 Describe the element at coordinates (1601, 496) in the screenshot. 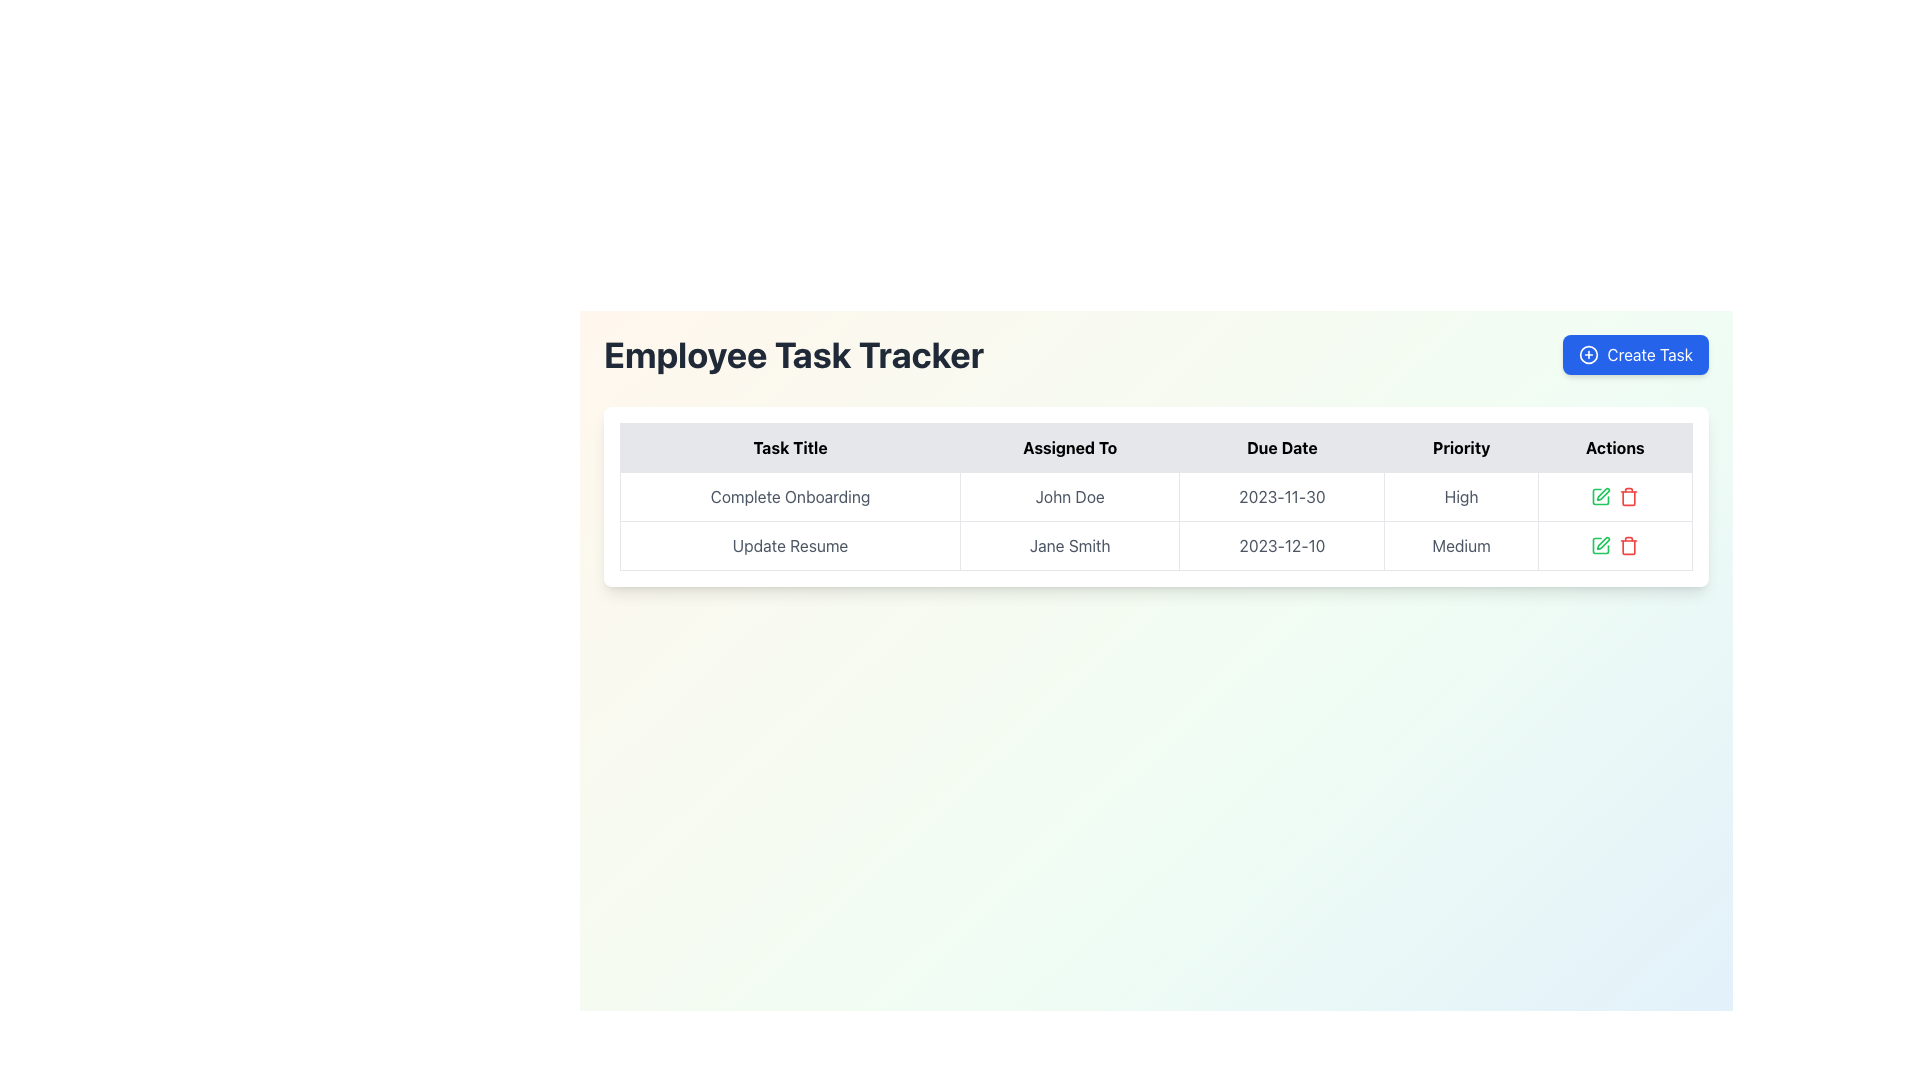

I see `the left part of the square with a pen overlay icon in the 'Actions' column of the second row, adjacent to the 'Update Resume' task` at that location.